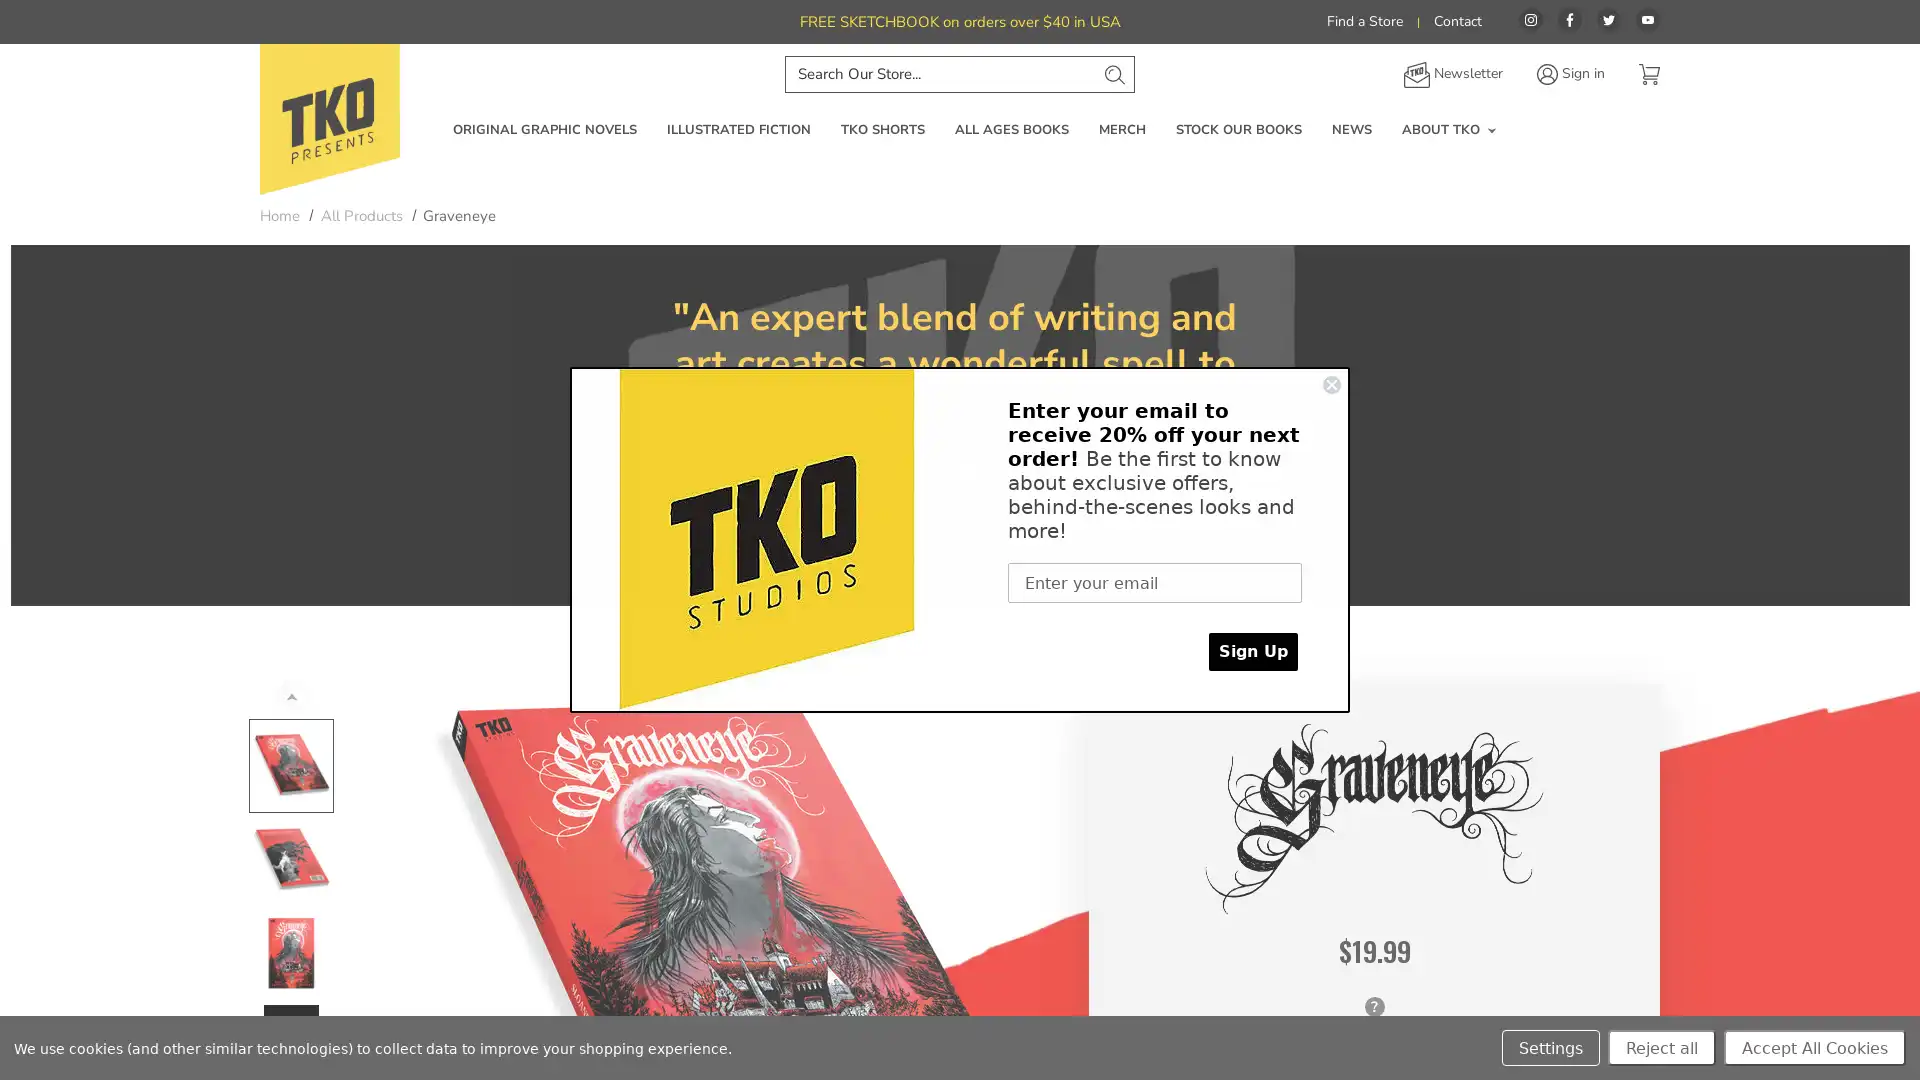 This screenshot has width=1920, height=1080. Describe the element at coordinates (1661, 1047) in the screenshot. I see `Reject all` at that location.